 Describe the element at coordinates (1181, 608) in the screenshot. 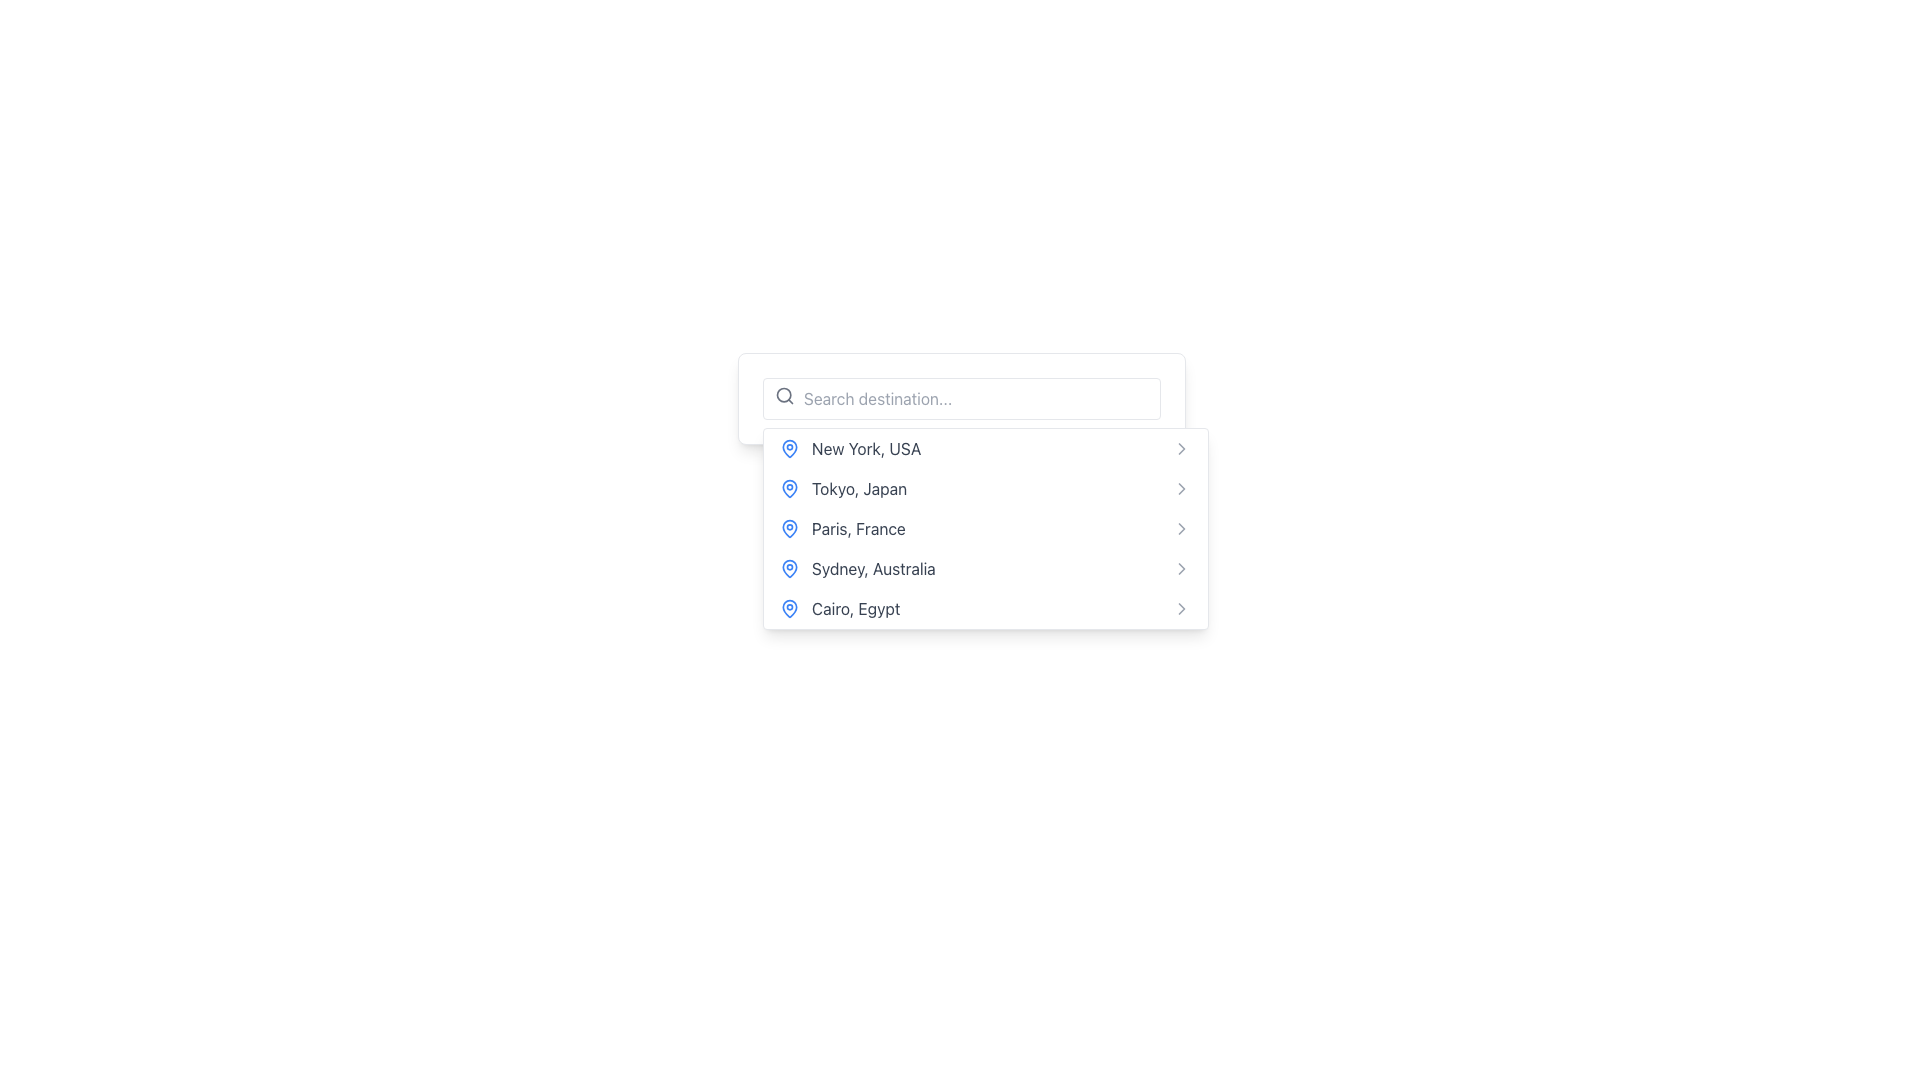

I see `the chevron icon located on the far right of the 'Cairo, Egypt' list item` at that location.